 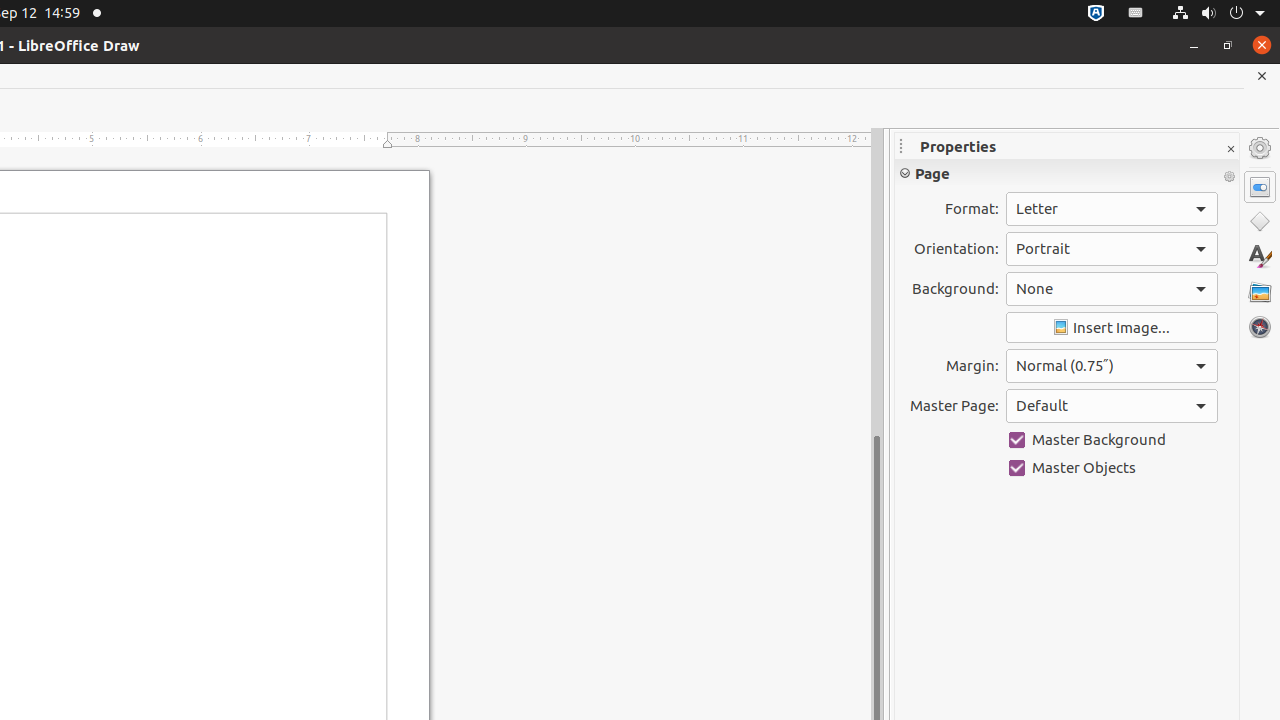 I want to click on 'Close Sidebar Deck', so click(x=1229, y=148).